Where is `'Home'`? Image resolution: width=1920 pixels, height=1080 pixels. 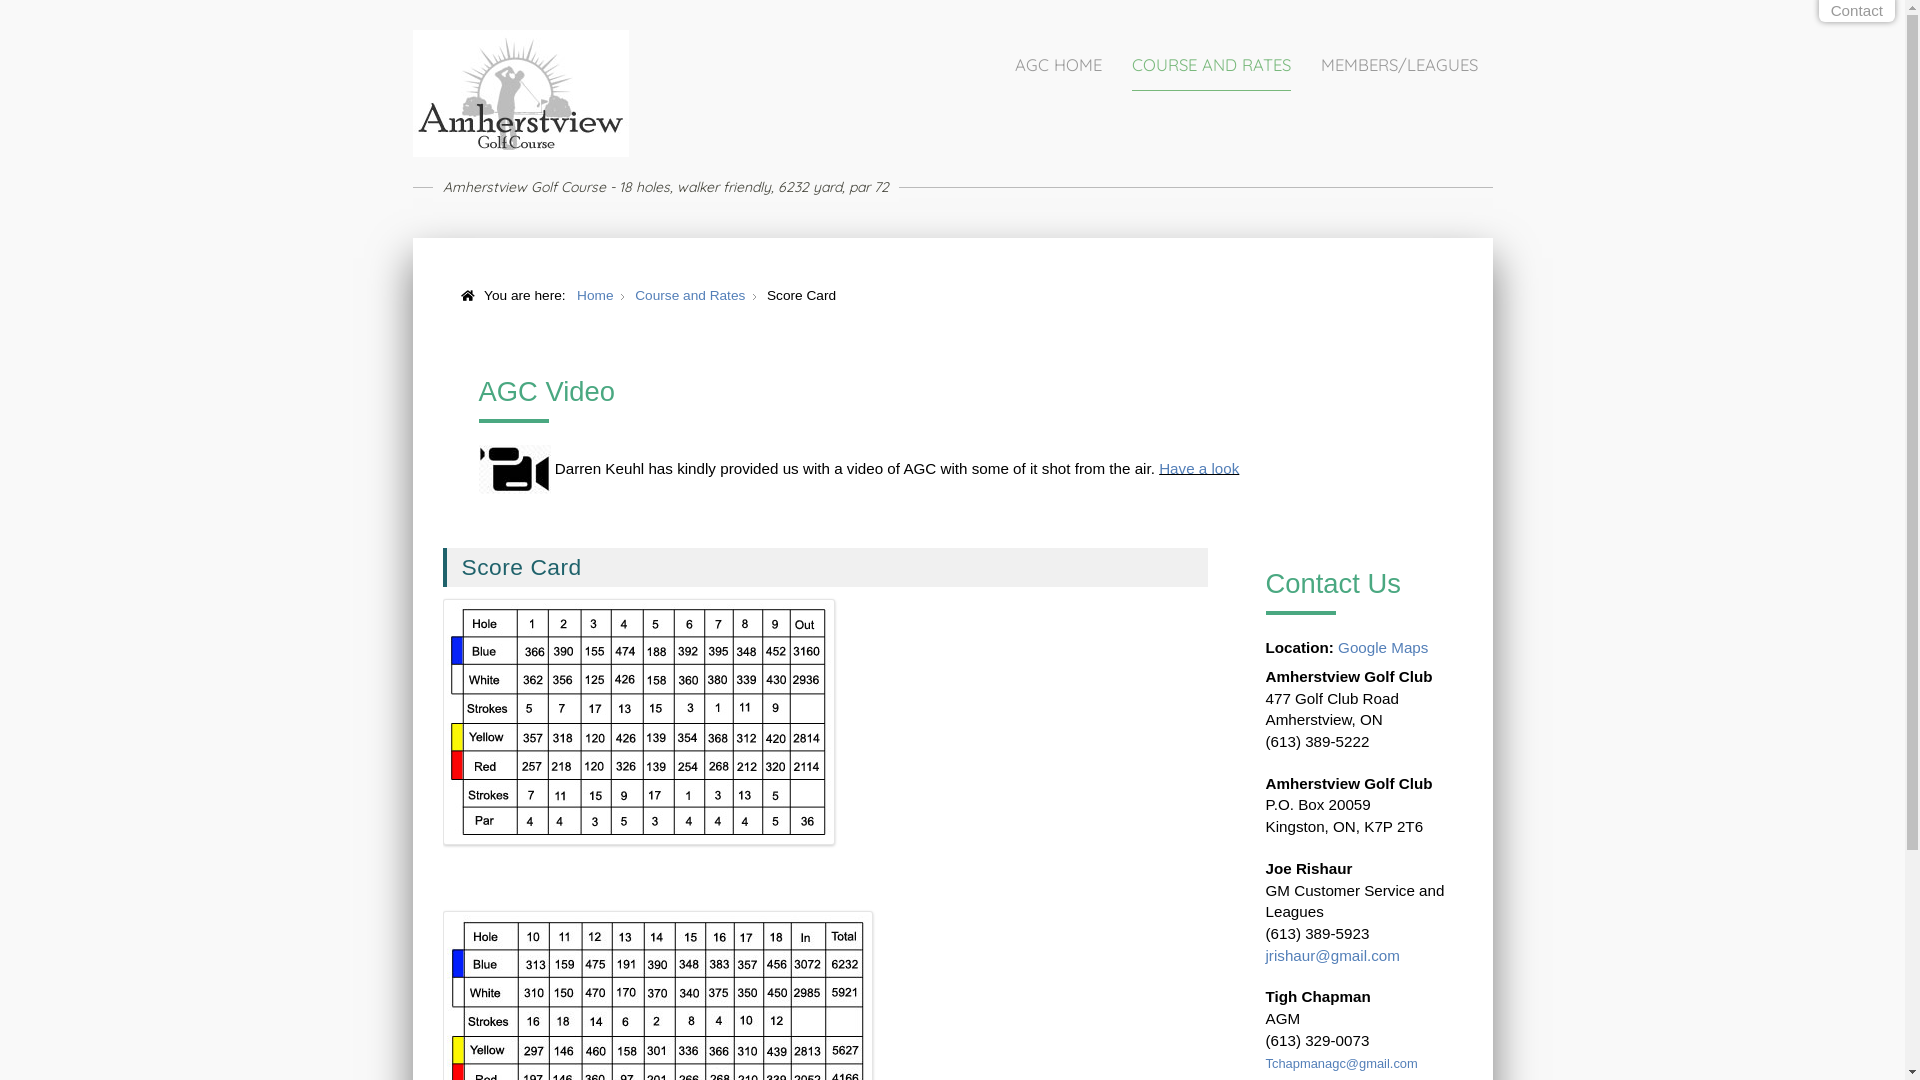
'Home' is located at coordinates (575, 295).